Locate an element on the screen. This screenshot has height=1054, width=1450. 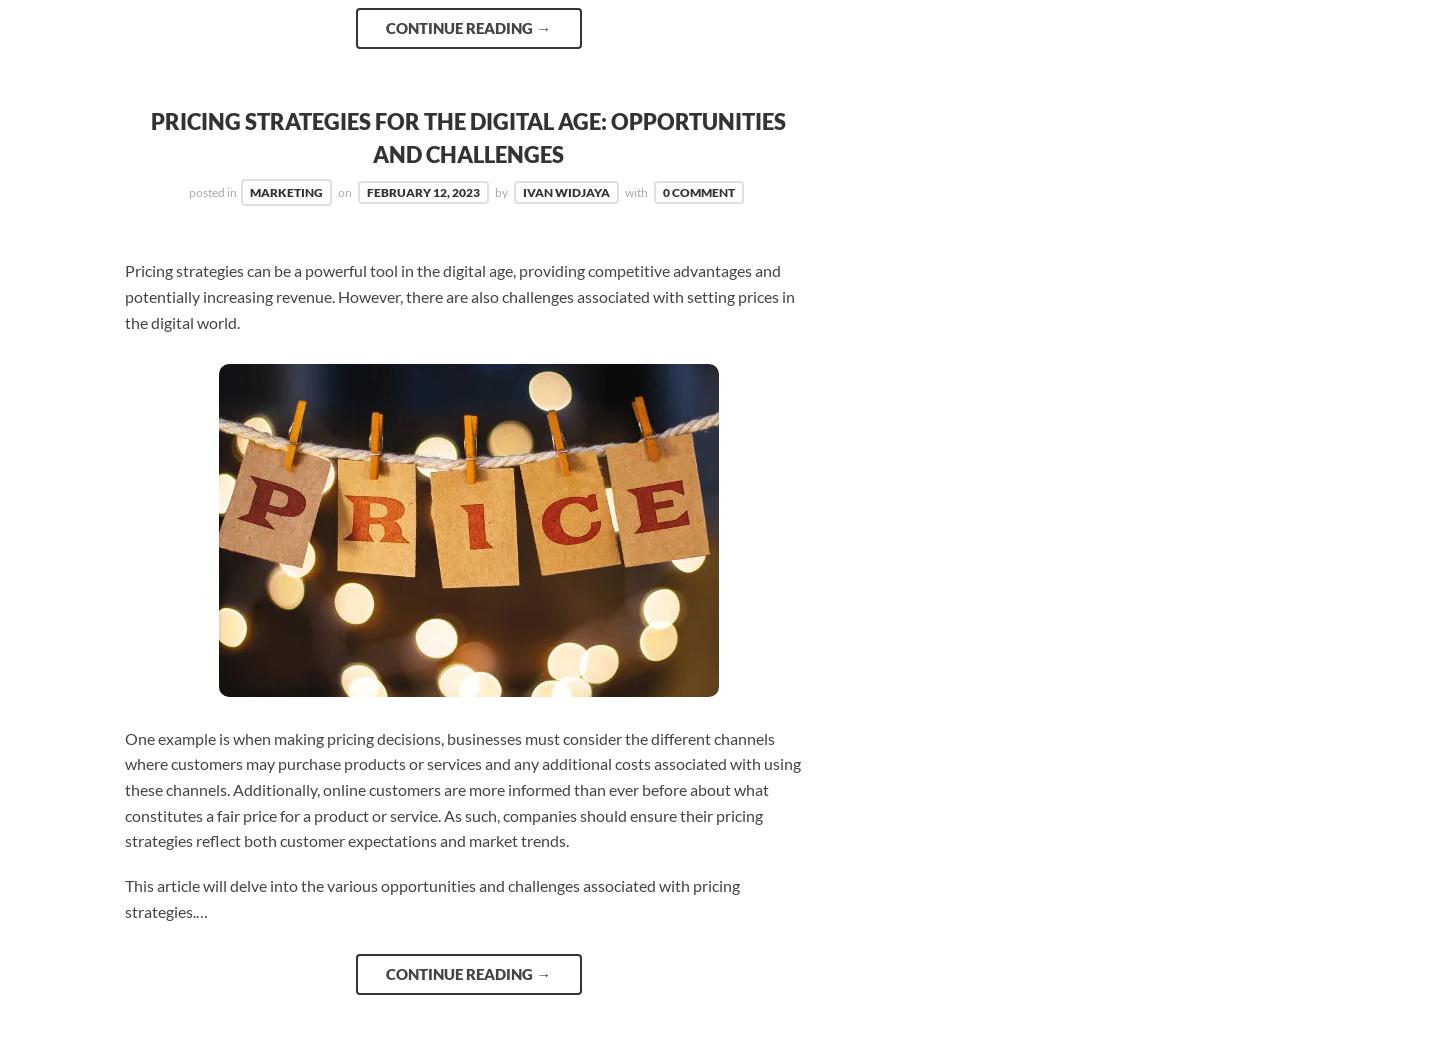
'This article will delve into the various opportunities and challenges associated with pricing strategies.…' is located at coordinates (431, 896).